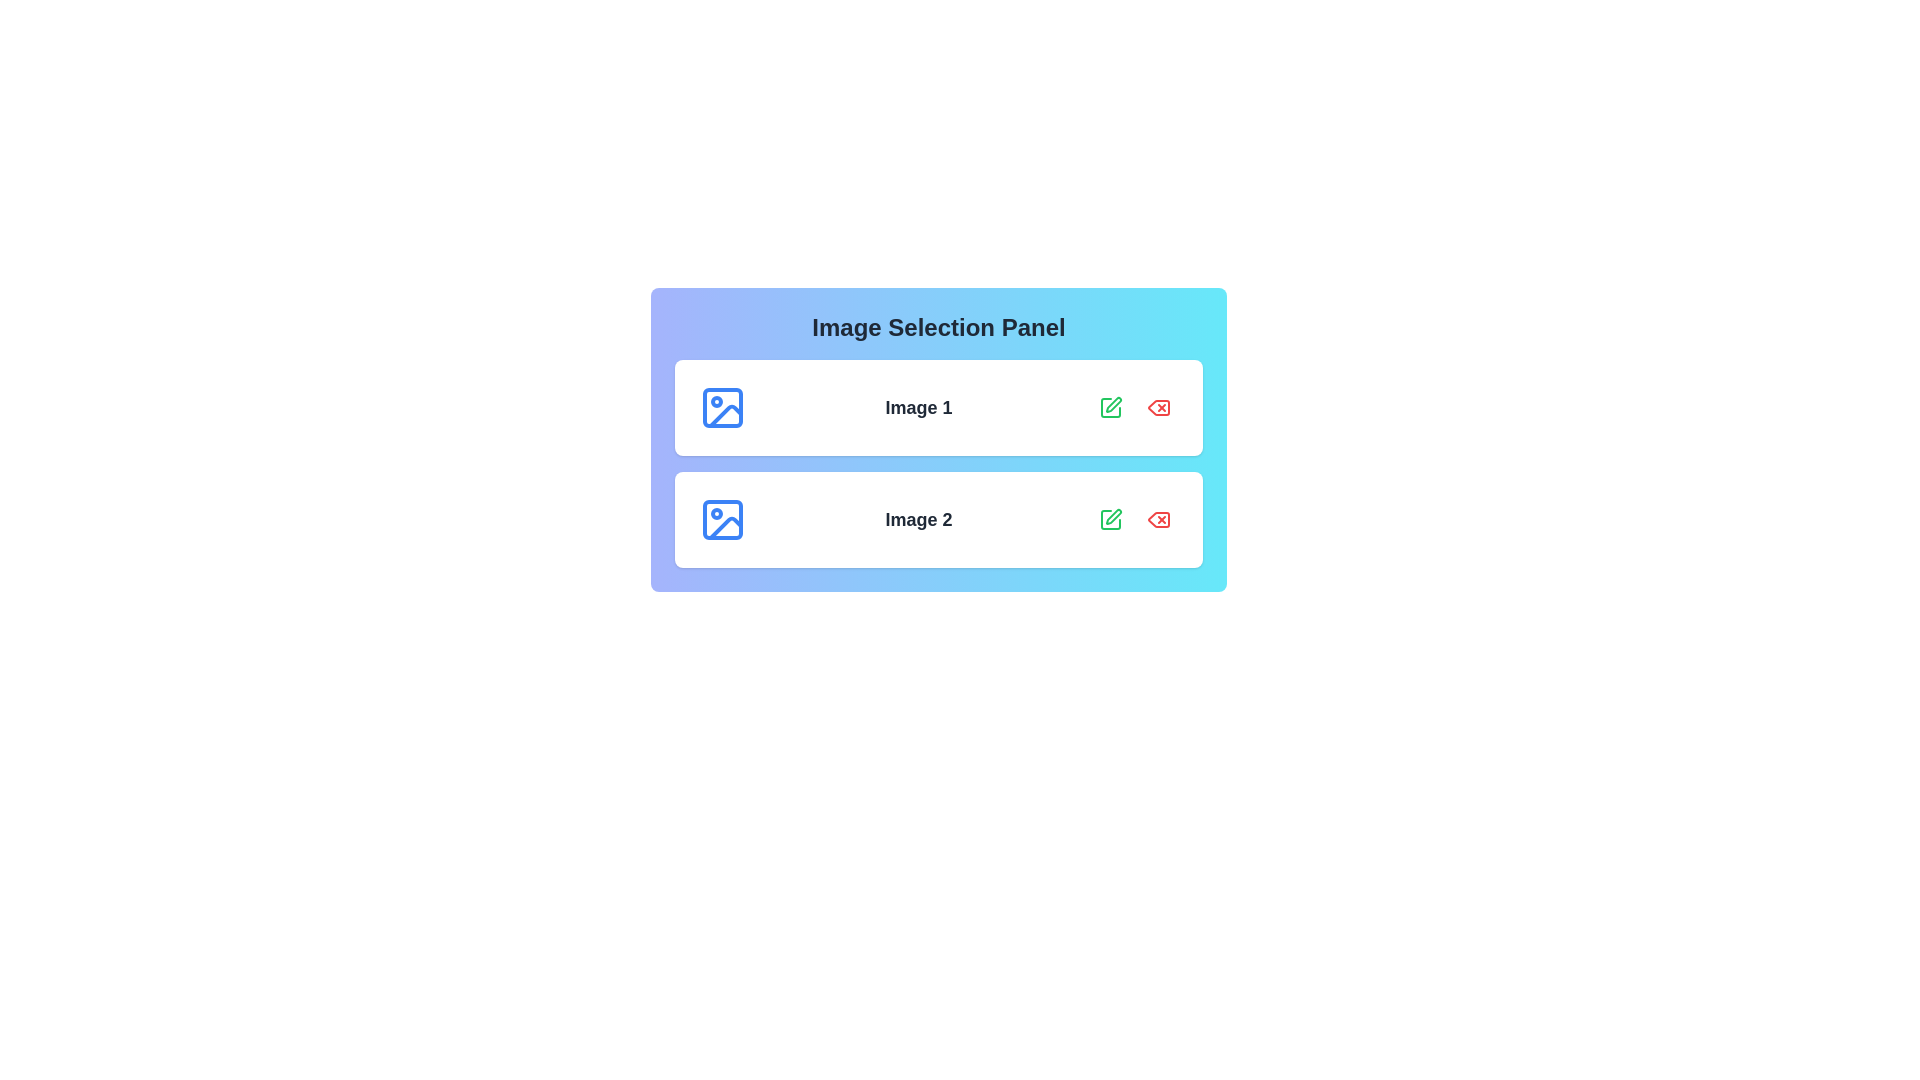  I want to click on the 'Image 2' text label, which is bold and gray, located in the second row of a two-row layout within a rounded white box against a blue background, so click(917, 519).